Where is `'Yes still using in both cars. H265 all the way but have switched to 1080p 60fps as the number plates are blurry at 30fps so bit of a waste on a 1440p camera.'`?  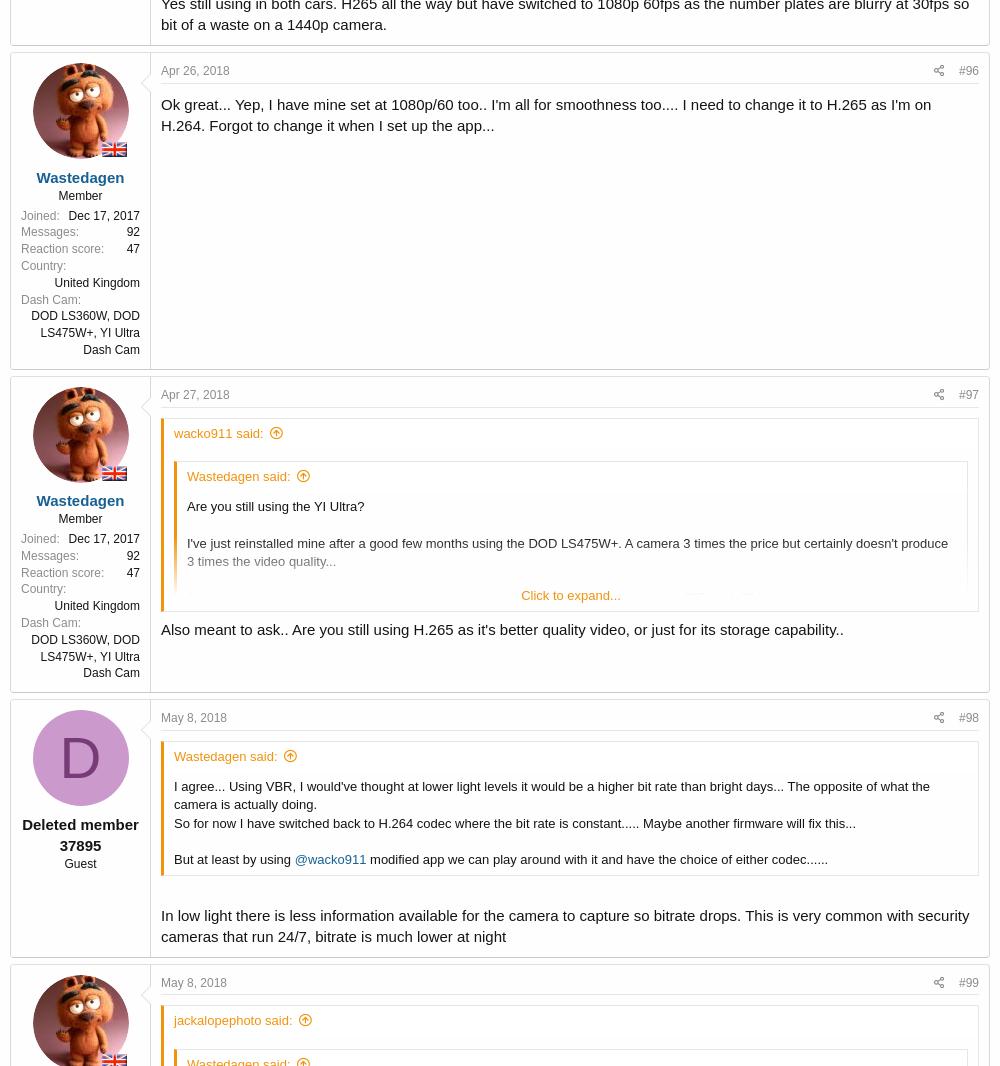
'Yes still using in both cars. H265 all the way but have switched to 1080p 60fps as the number plates are blurry at 30fps so bit of a waste on a 1440p camera.' is located at coordinates (563, 673).